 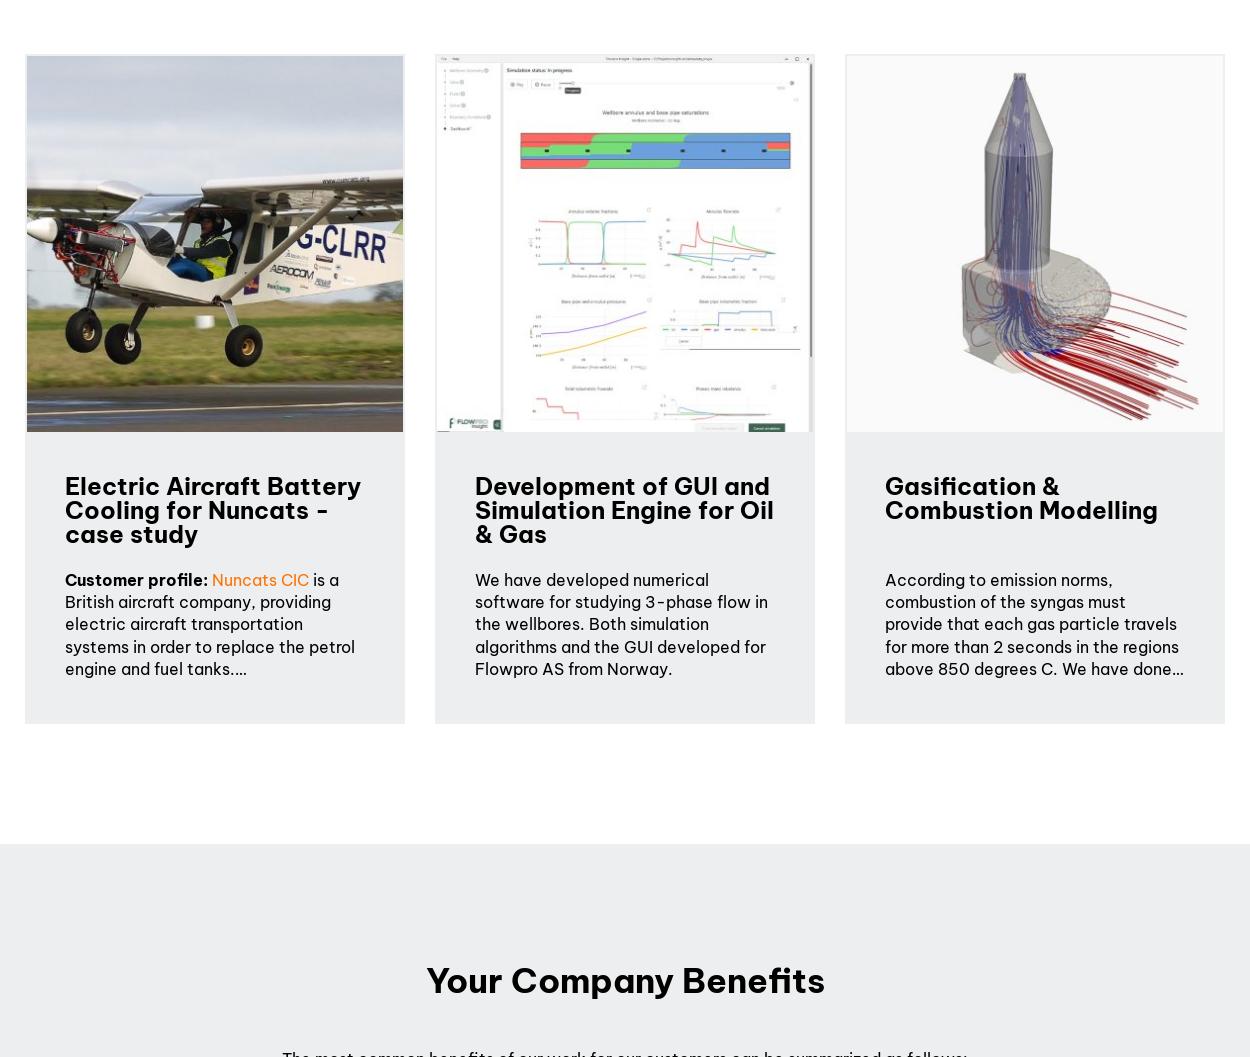 What do you see at coordinates (260, 578) in the screenshot?
I see `'Nuncats CIC'` at bounding box center [260, 578].